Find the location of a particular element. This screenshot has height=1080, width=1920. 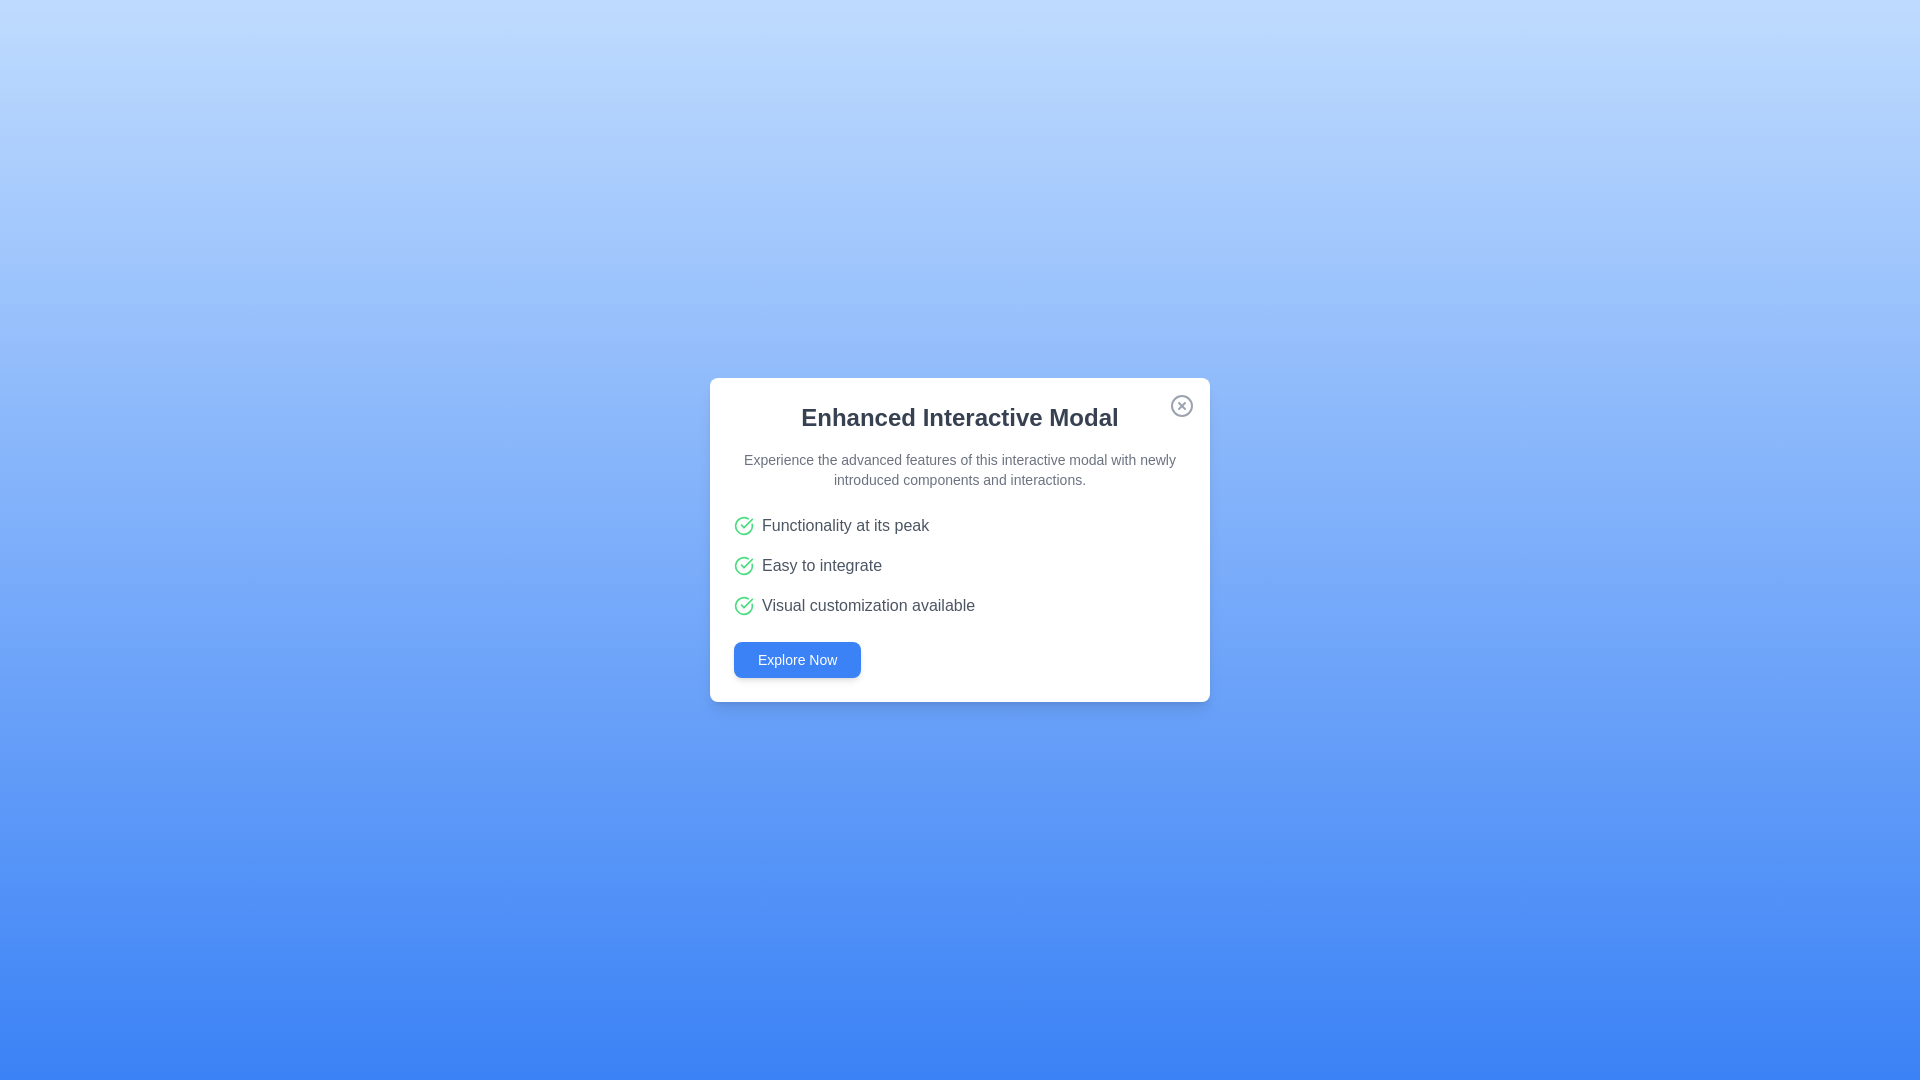

the circular close icon located at the top-right corner of the modal window is located at coordinates (1181, 405).